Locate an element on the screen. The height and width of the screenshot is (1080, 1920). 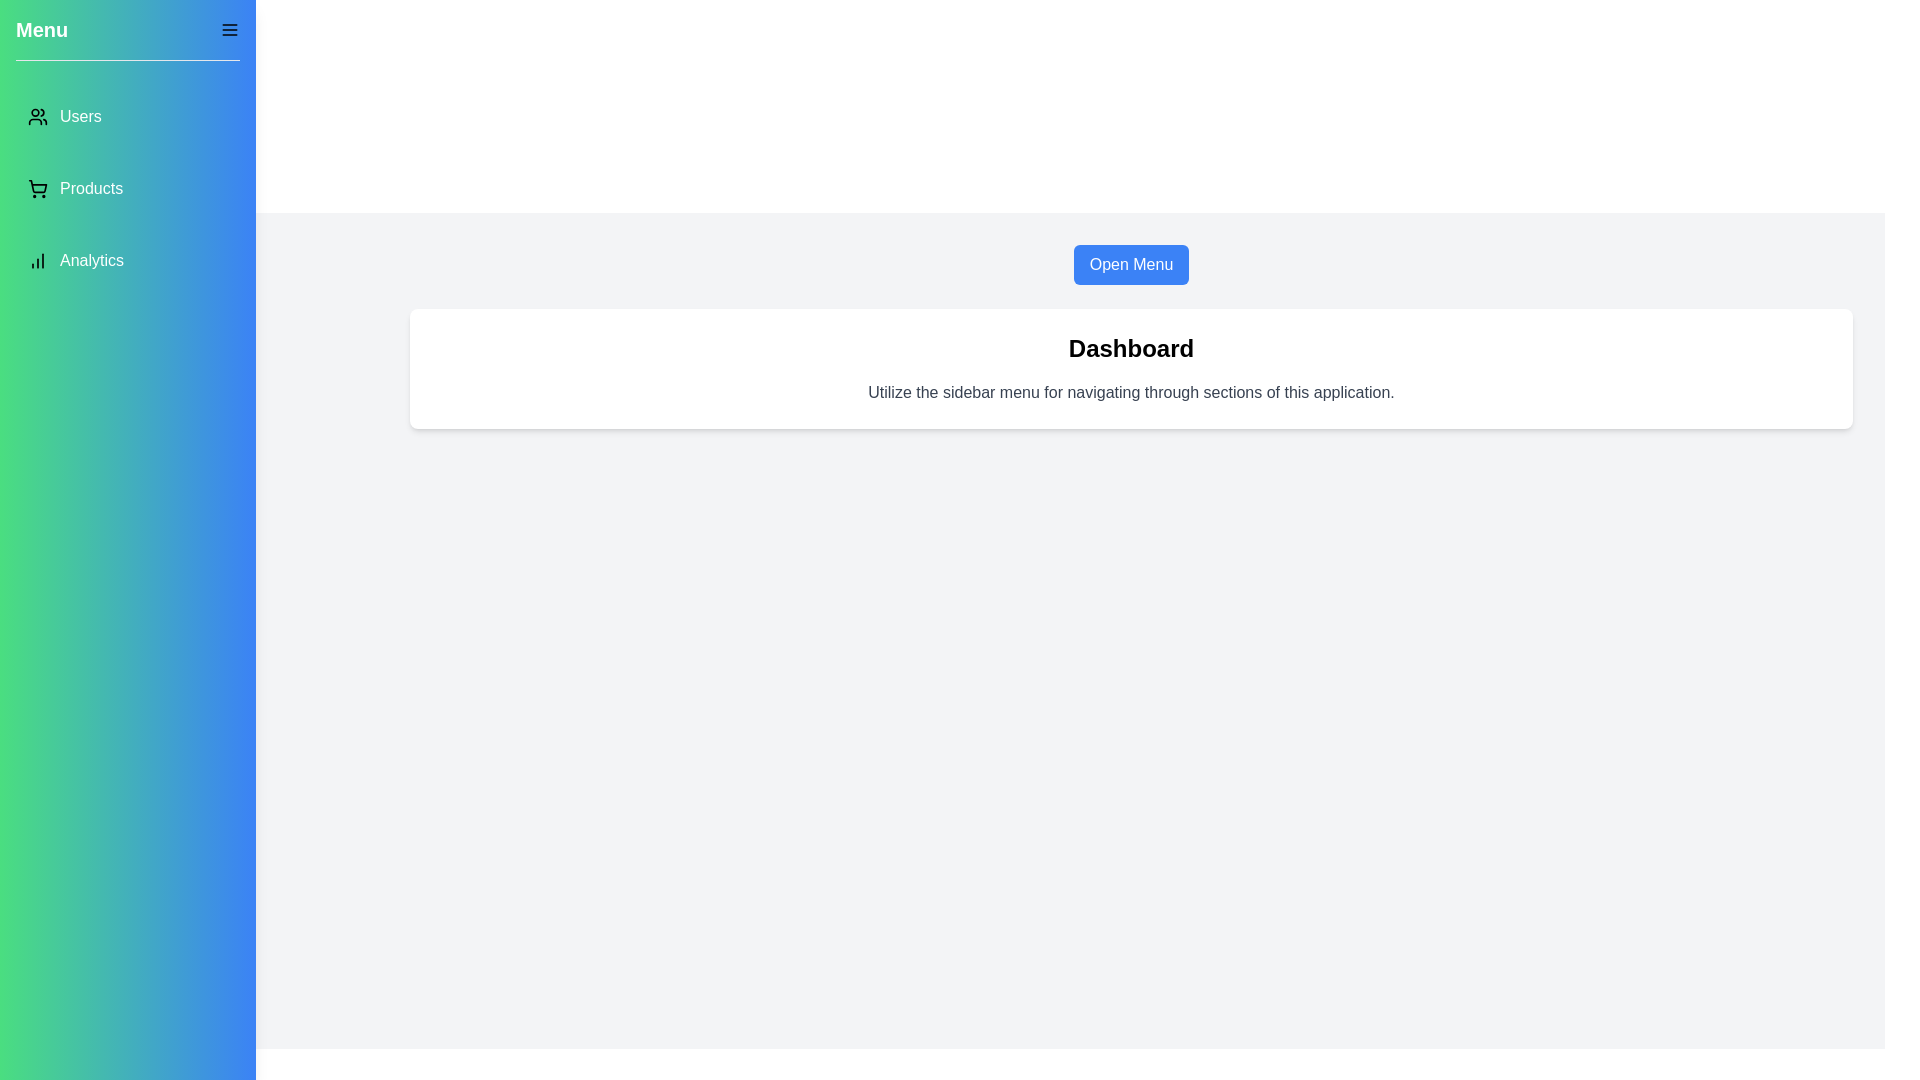
the menu item labeled Users to navigate to the respective section is located at coordinates (127, 116).